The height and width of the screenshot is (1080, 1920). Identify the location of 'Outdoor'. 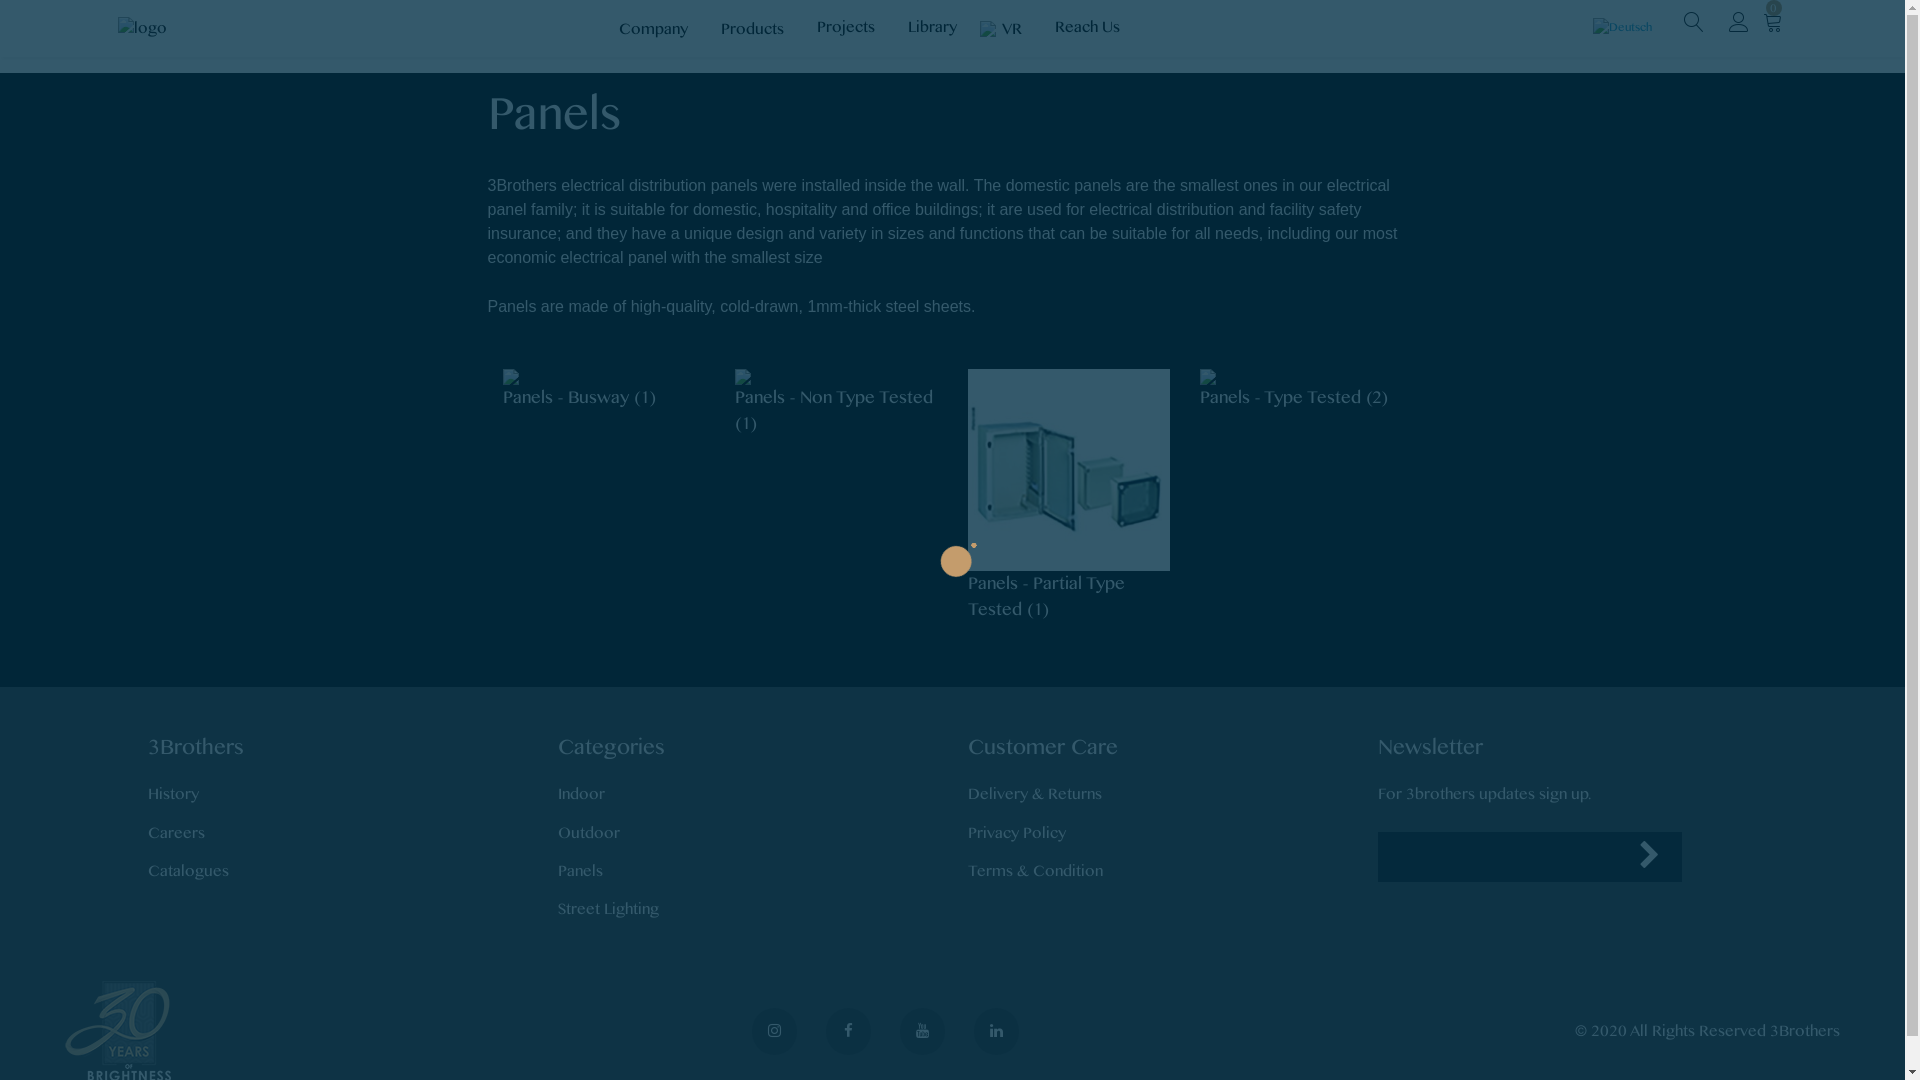
(588, 833).